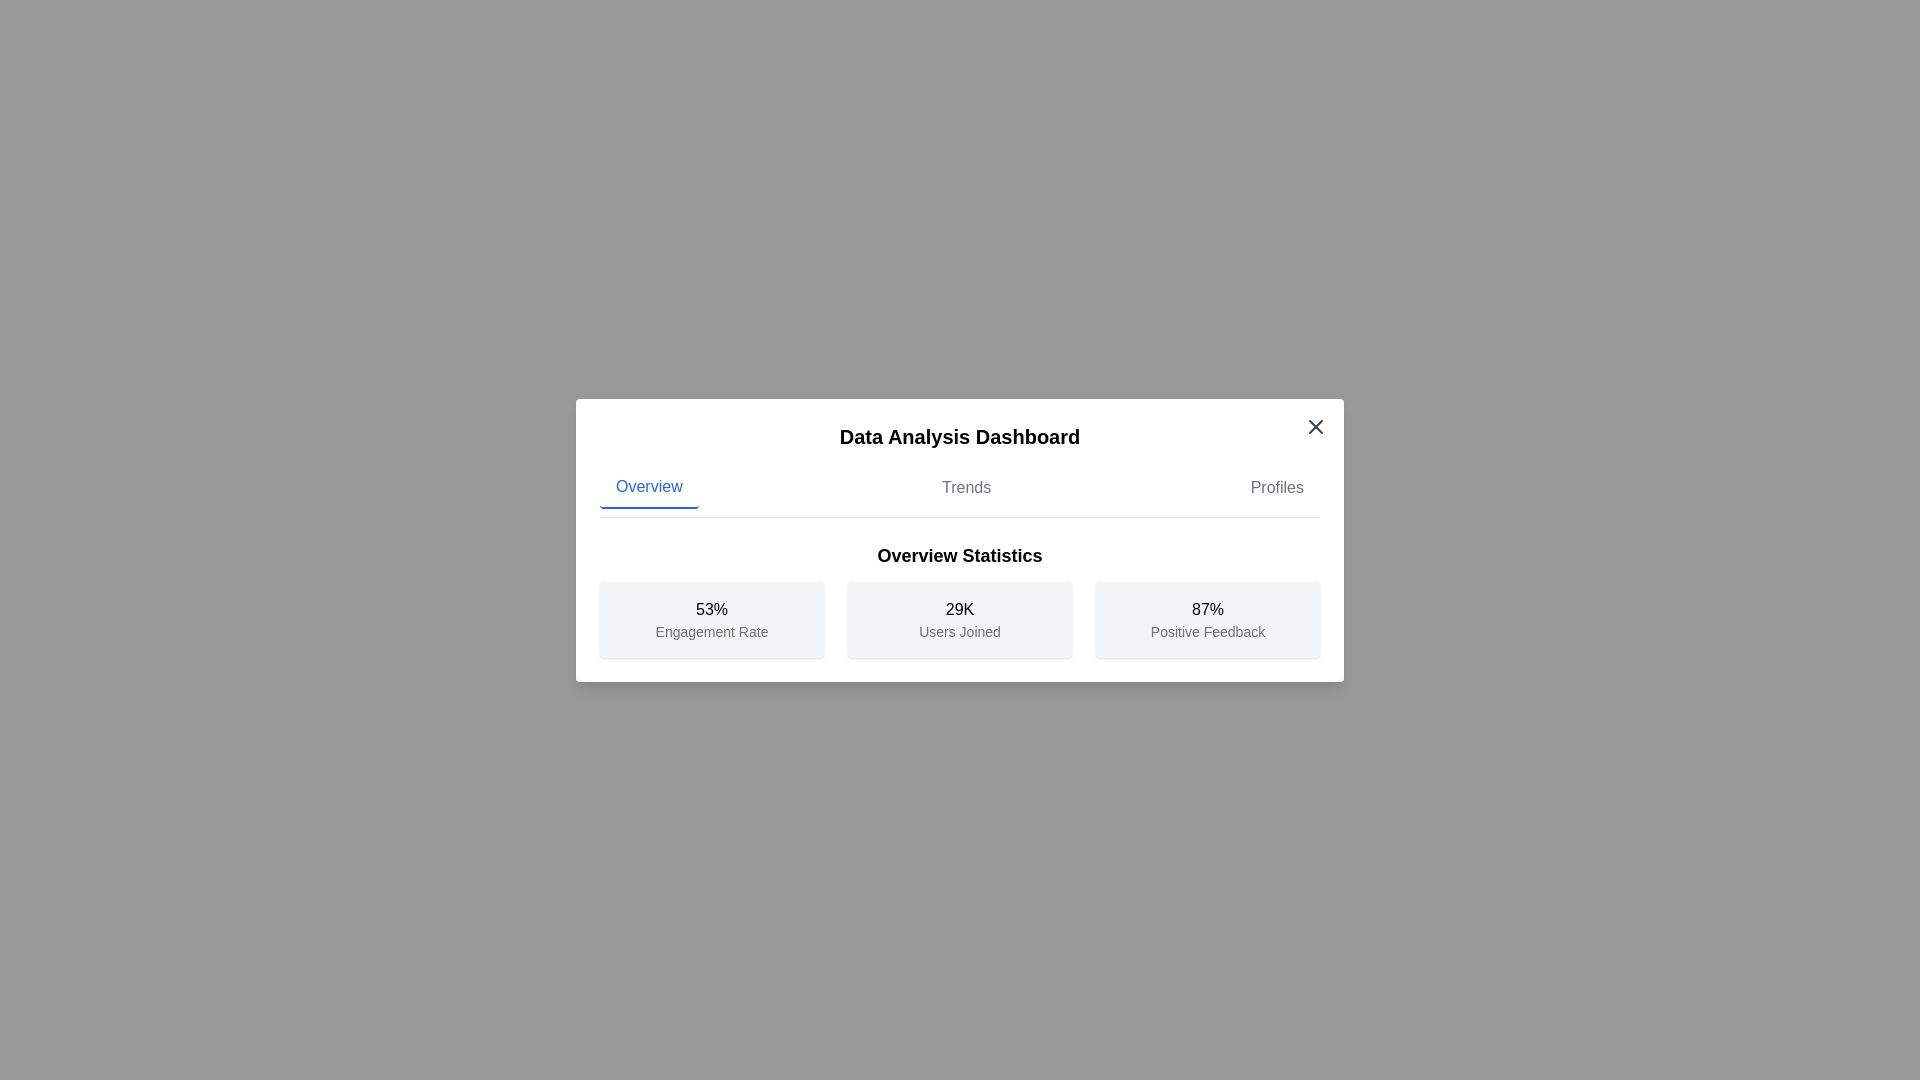 This screenshot has height=1080, width=1920. What do you see at coordinates (649, 487) in the screenshot?
I see `the 'Overview' text button` at bounding box center [649, 487].